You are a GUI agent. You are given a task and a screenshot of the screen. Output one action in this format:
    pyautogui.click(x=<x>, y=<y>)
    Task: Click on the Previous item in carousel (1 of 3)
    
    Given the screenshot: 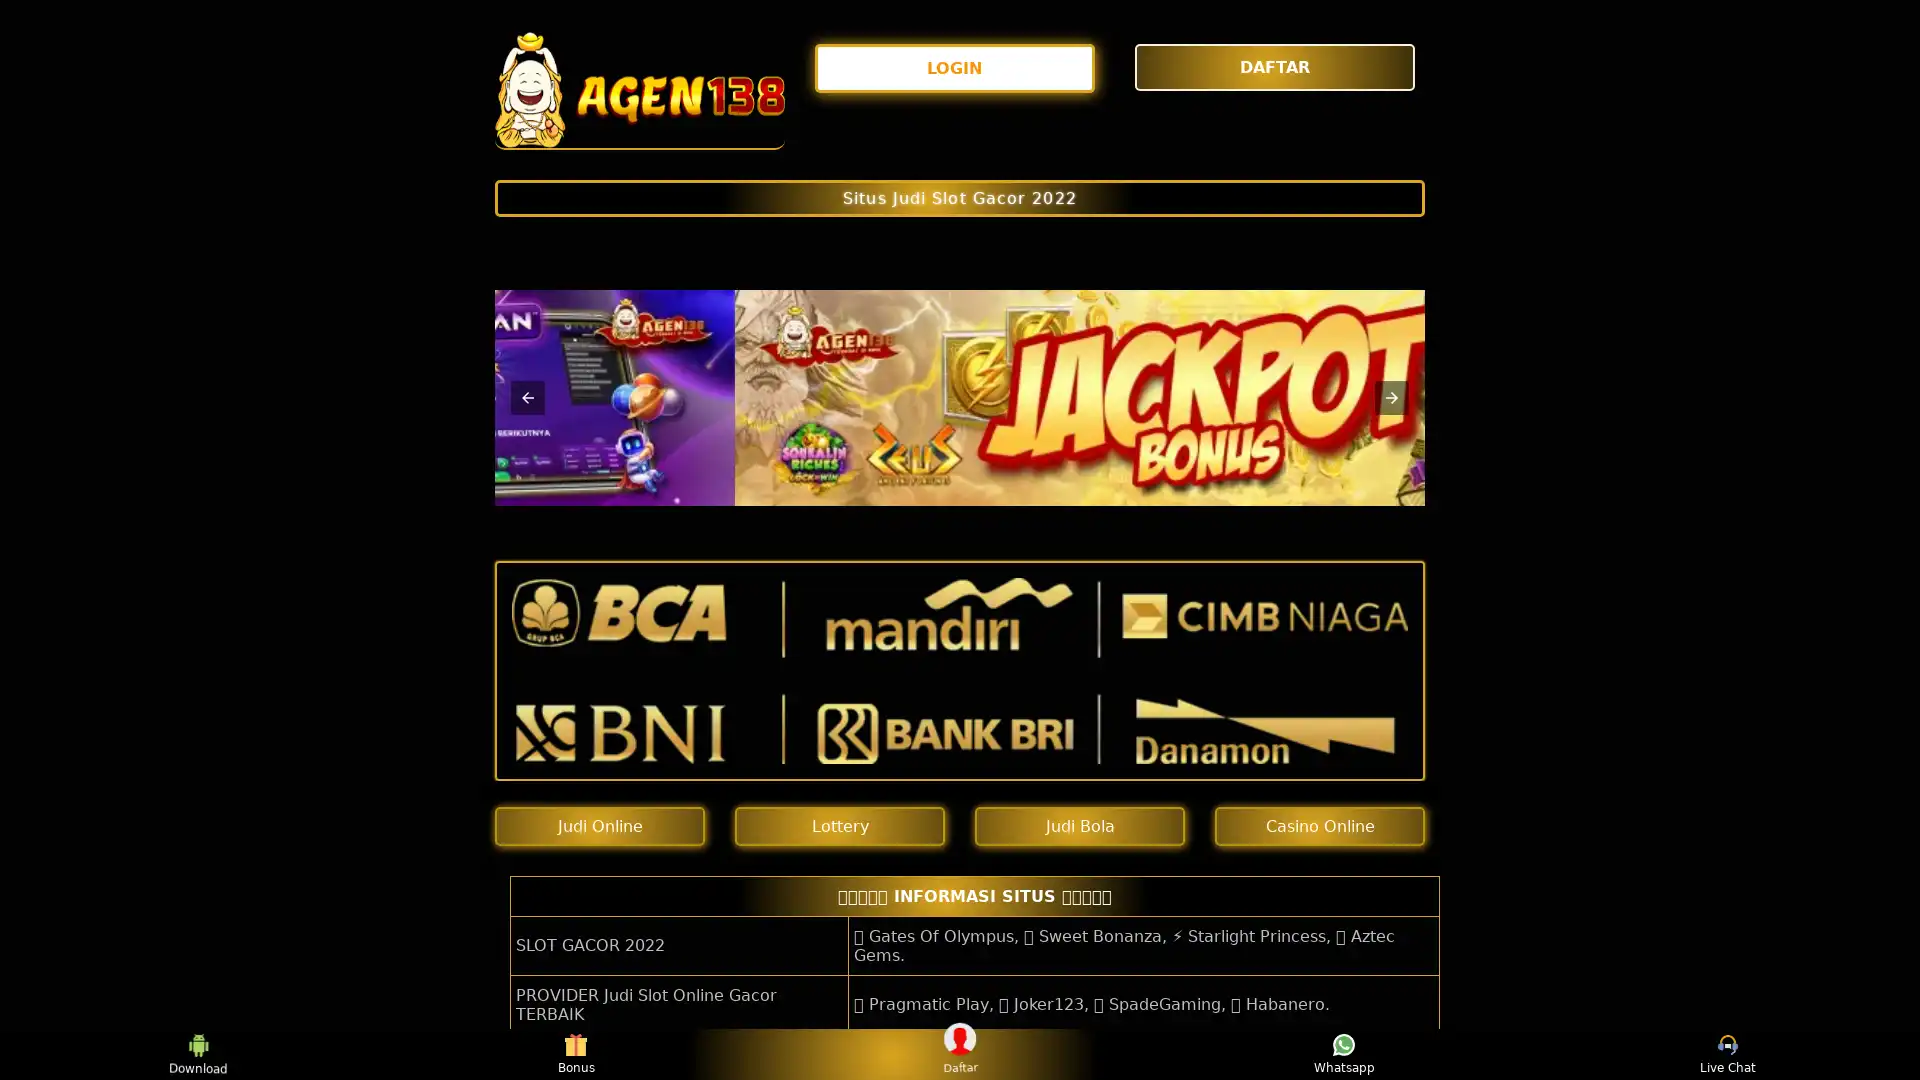 What is the action you would take?
    pyautogui.click(x=528, y=397)
    